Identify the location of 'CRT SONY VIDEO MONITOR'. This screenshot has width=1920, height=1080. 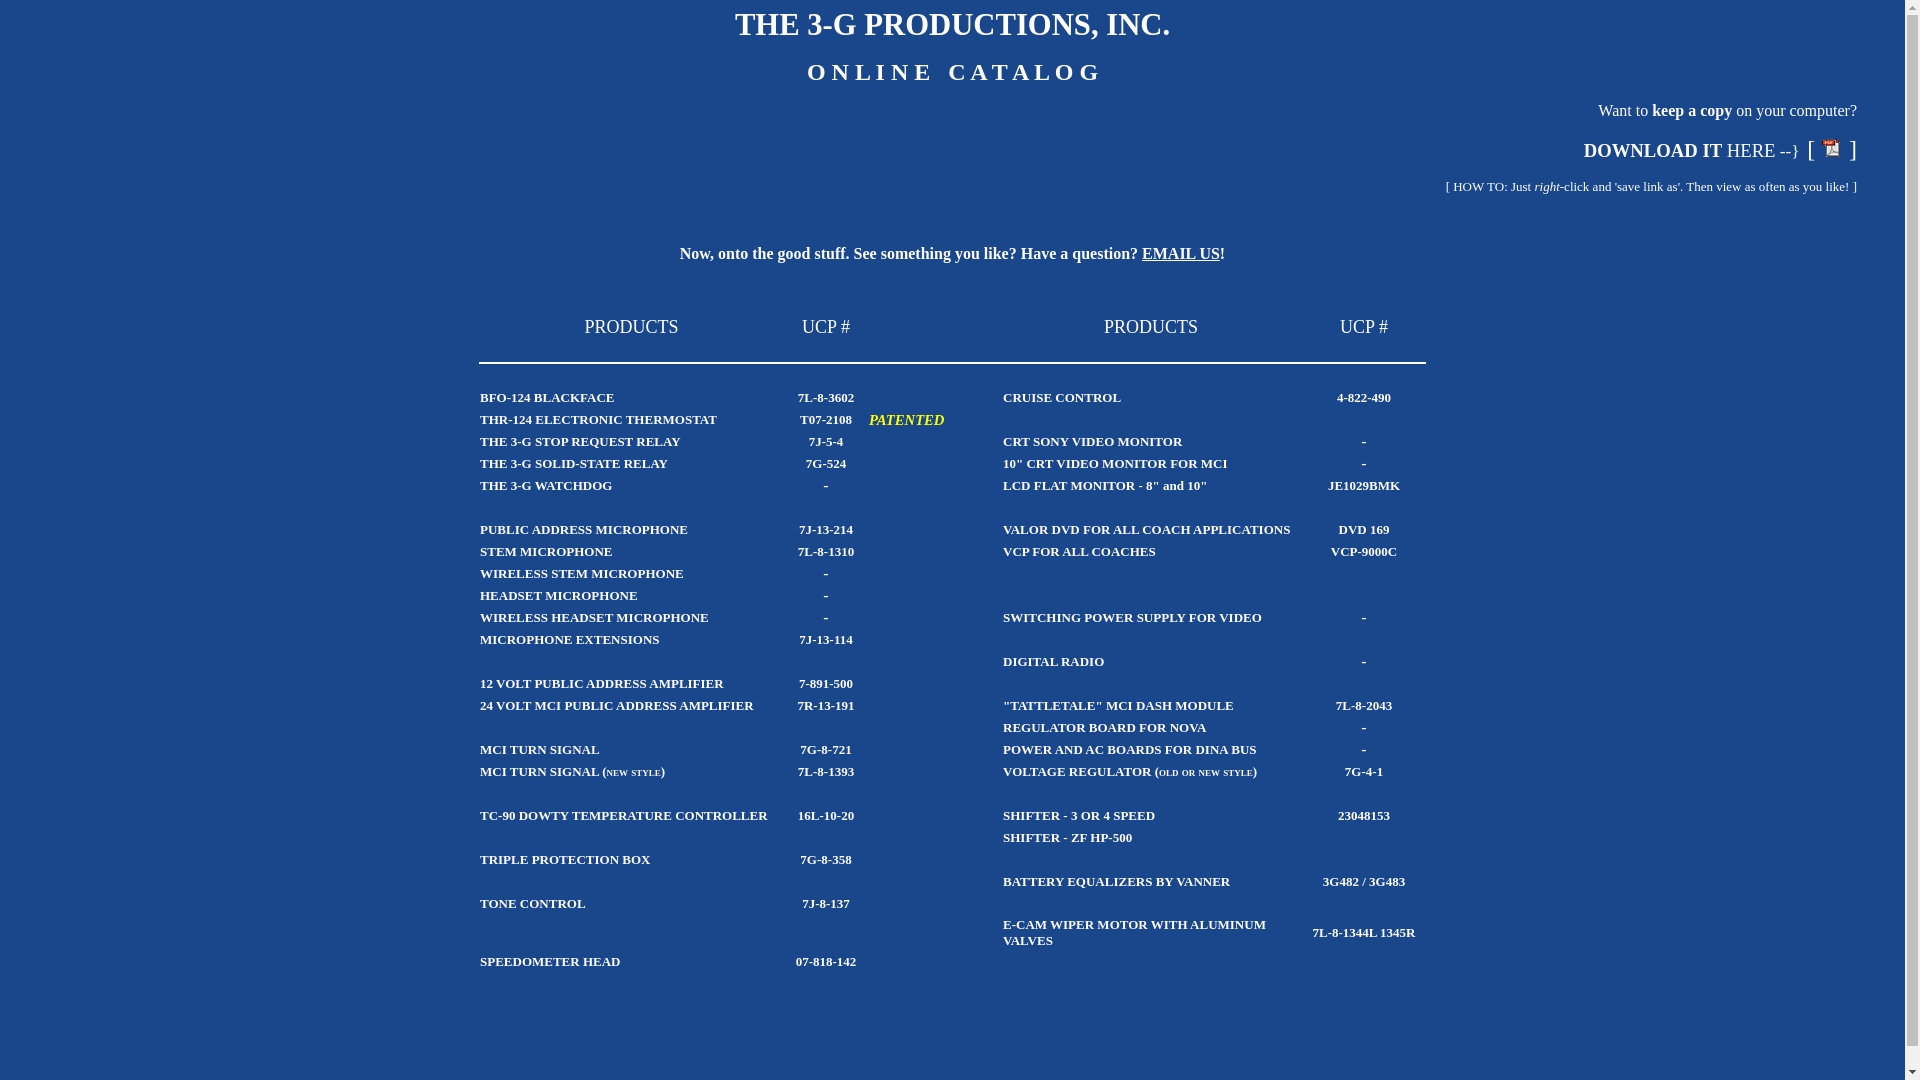
(1091, 439).